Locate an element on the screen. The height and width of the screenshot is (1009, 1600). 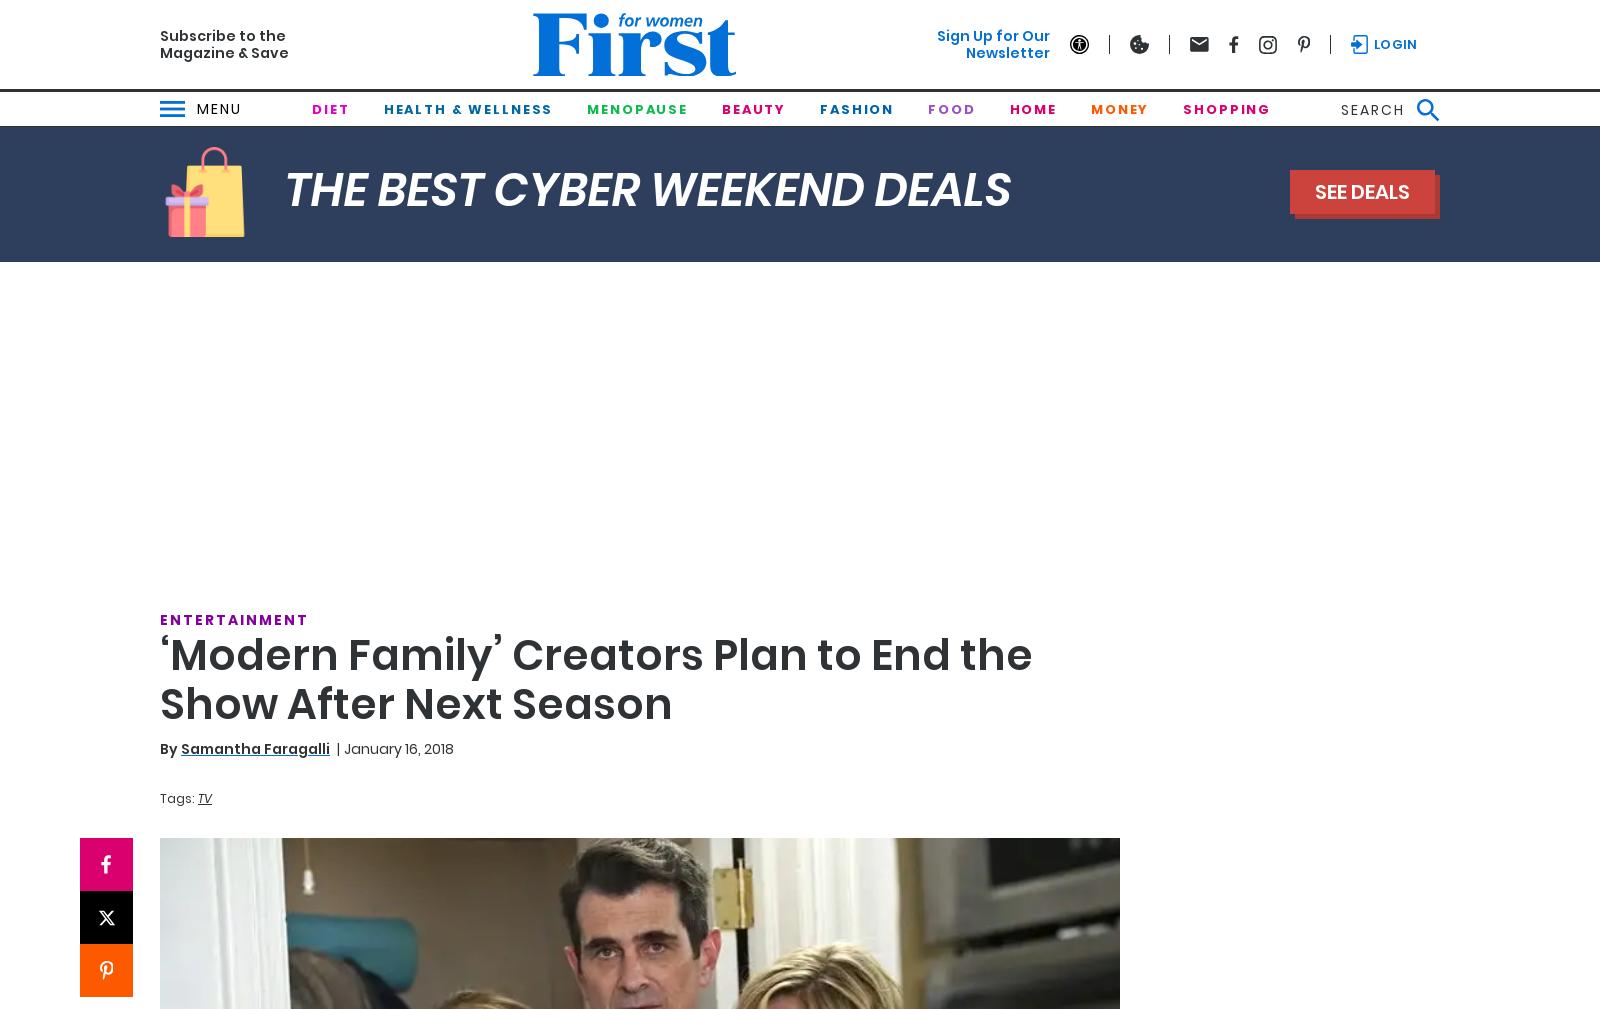
'Beauty' is located at coordinates (753, 107).